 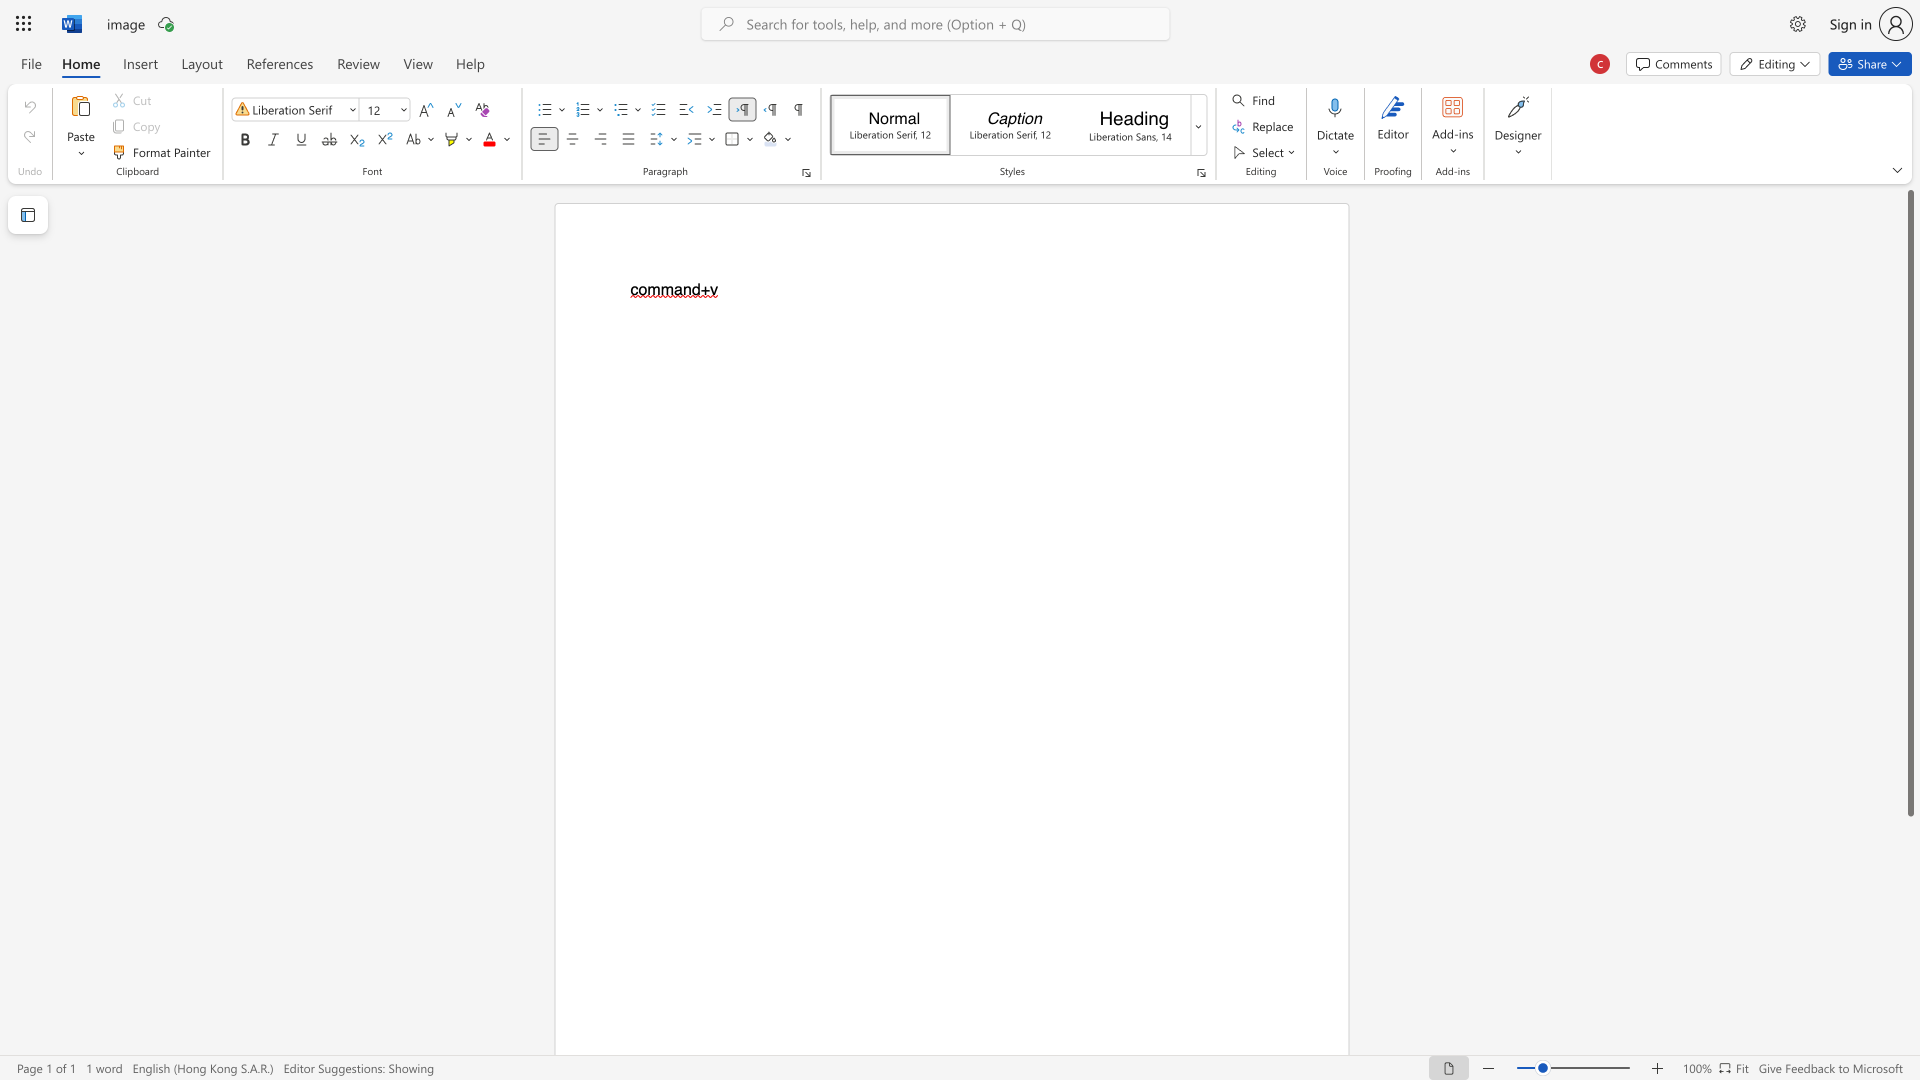 What do you see at coordinates (1909, 990) in the screenshot?
I see `the scrollbar to scroll the page down` at bounding box center [1909, 990].